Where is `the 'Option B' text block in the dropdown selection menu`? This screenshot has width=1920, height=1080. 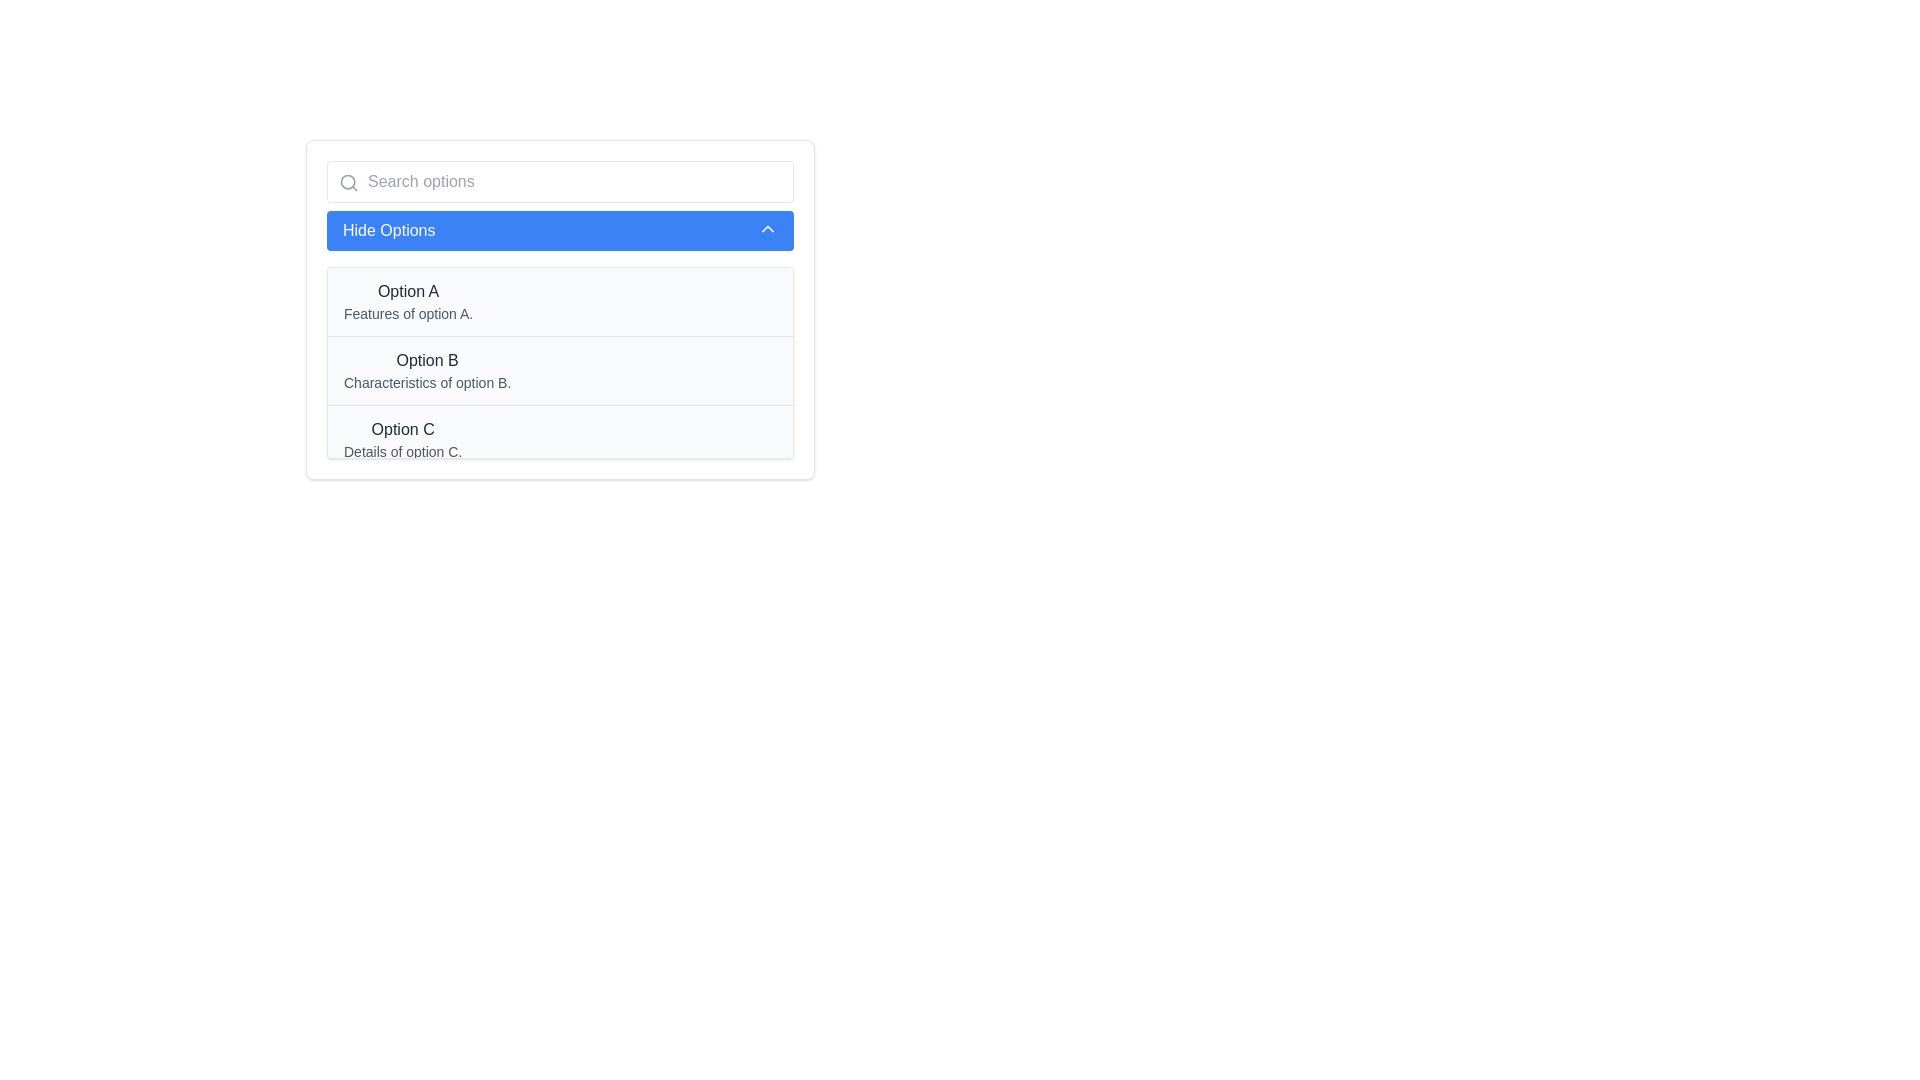 the 'Option B' text block in the dropdown selection menu is located at coordinates (426, 370).